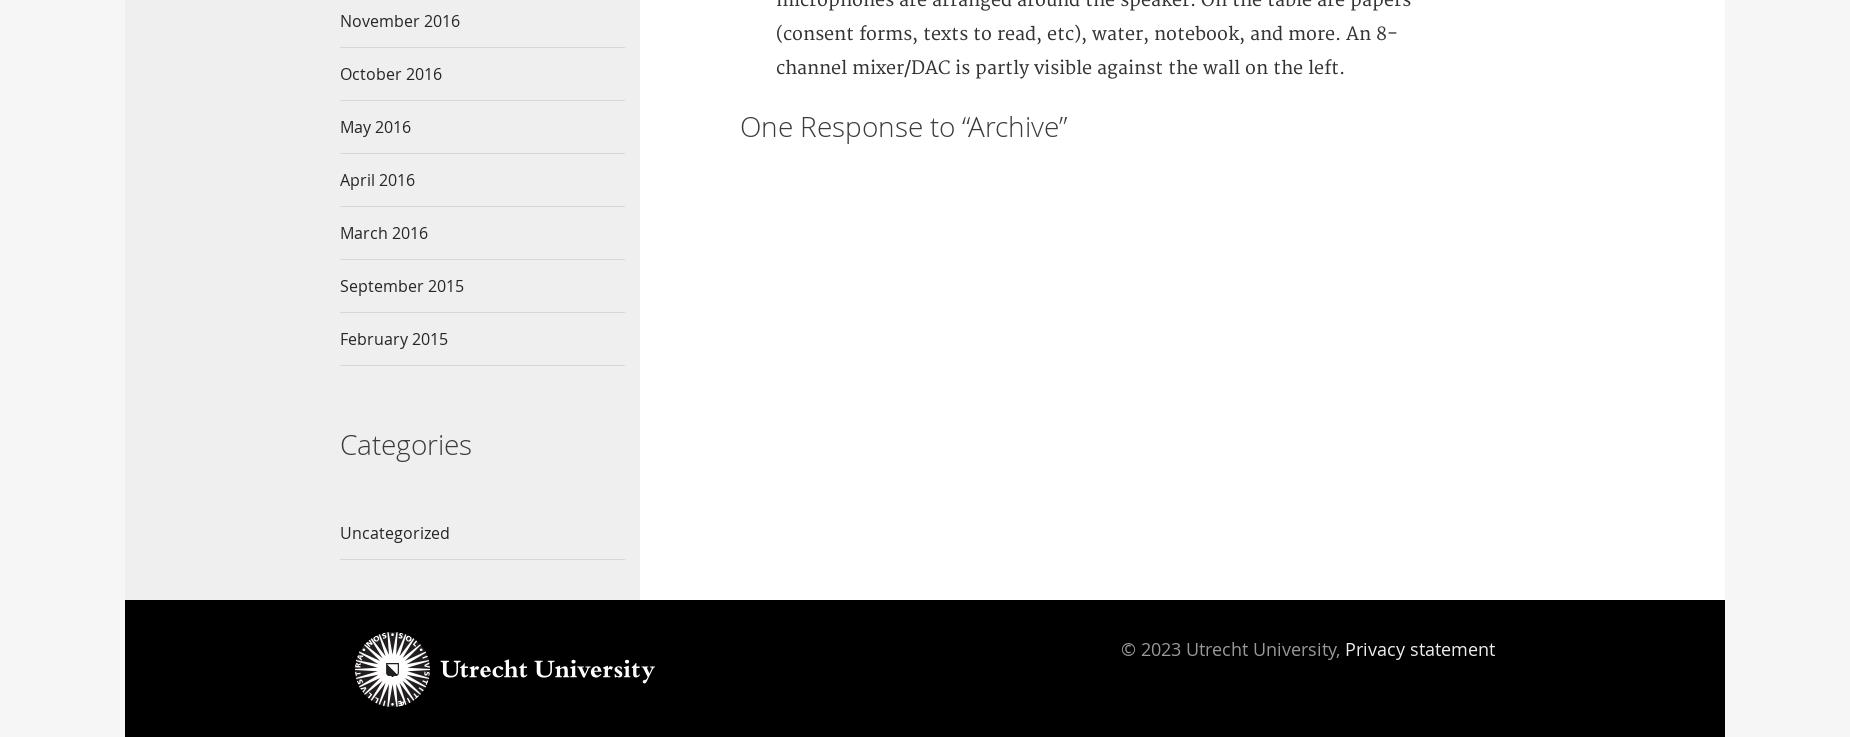  Describe the element at coordinates (405, 442) in the screenshot. I see `'Categories'` at that location.